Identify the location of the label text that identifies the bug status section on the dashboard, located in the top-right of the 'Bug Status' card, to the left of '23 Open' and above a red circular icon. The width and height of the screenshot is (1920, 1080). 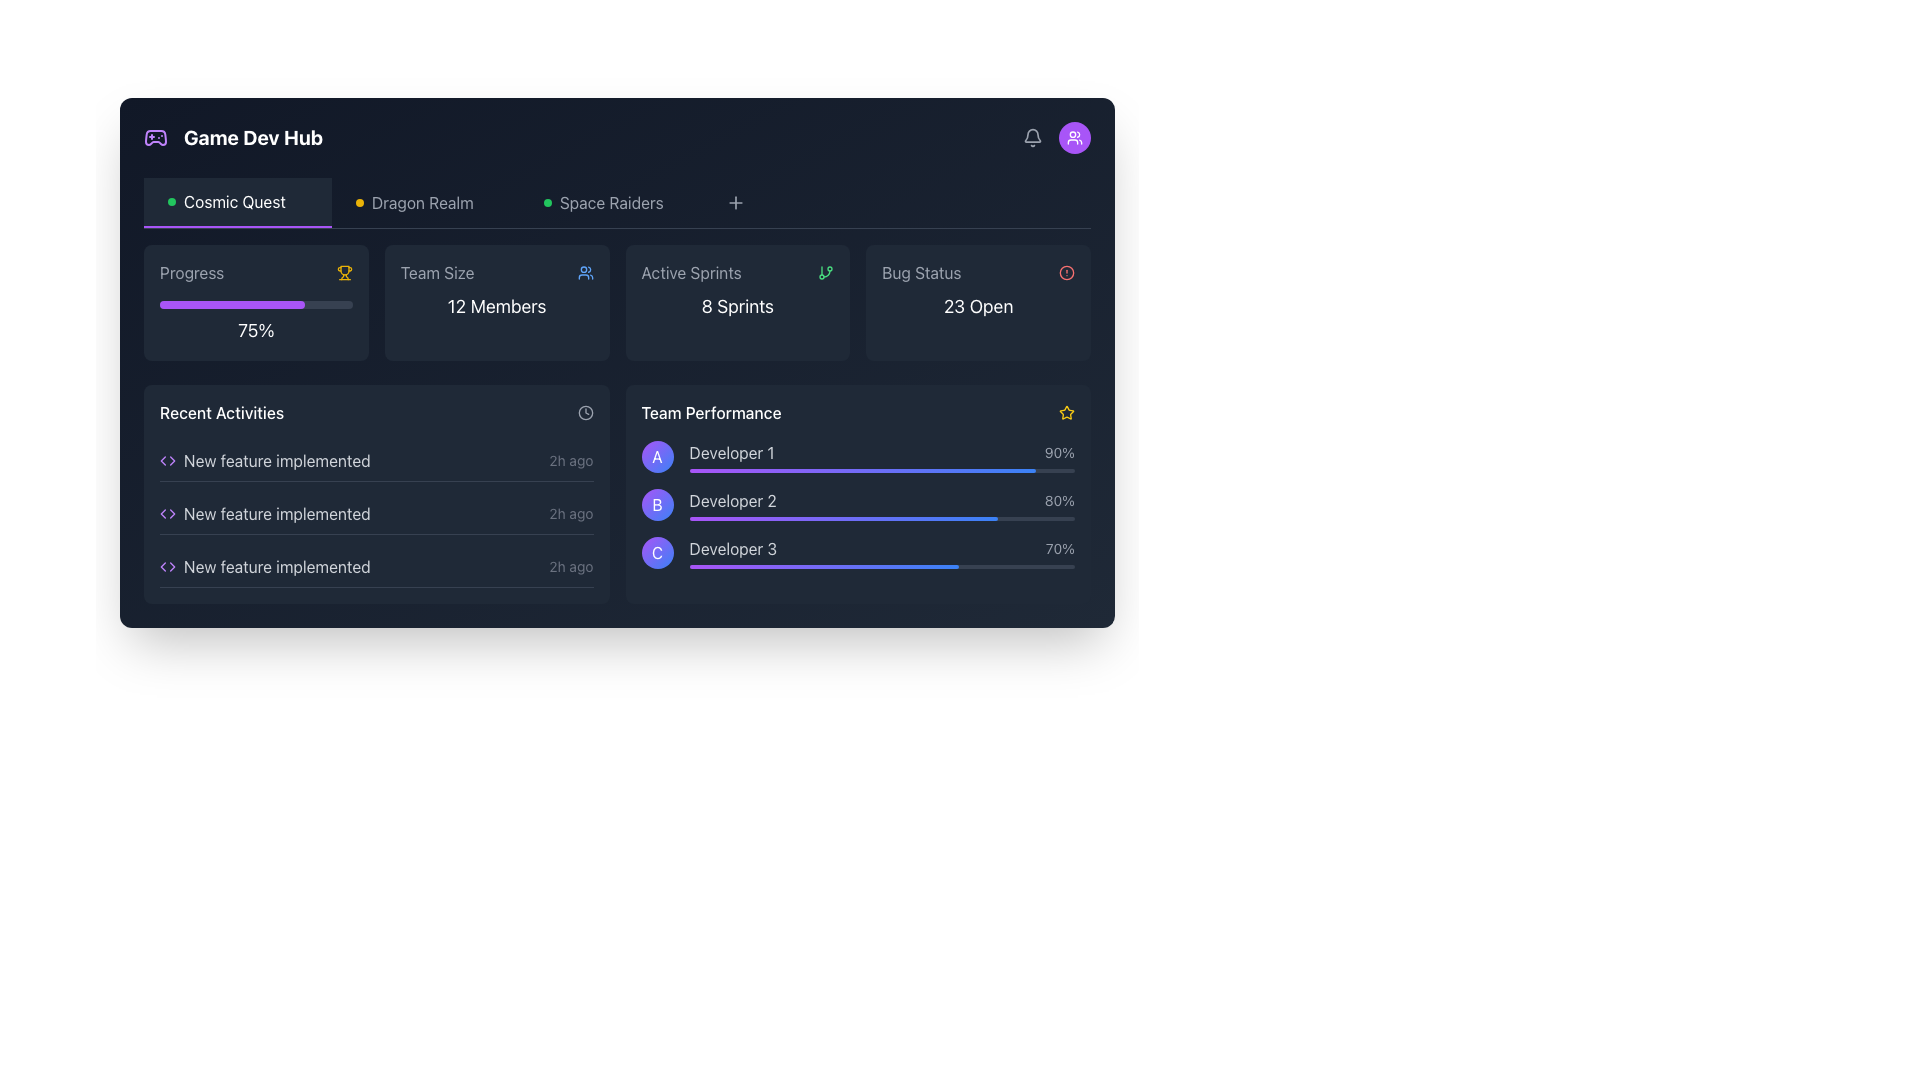
(920, 273).